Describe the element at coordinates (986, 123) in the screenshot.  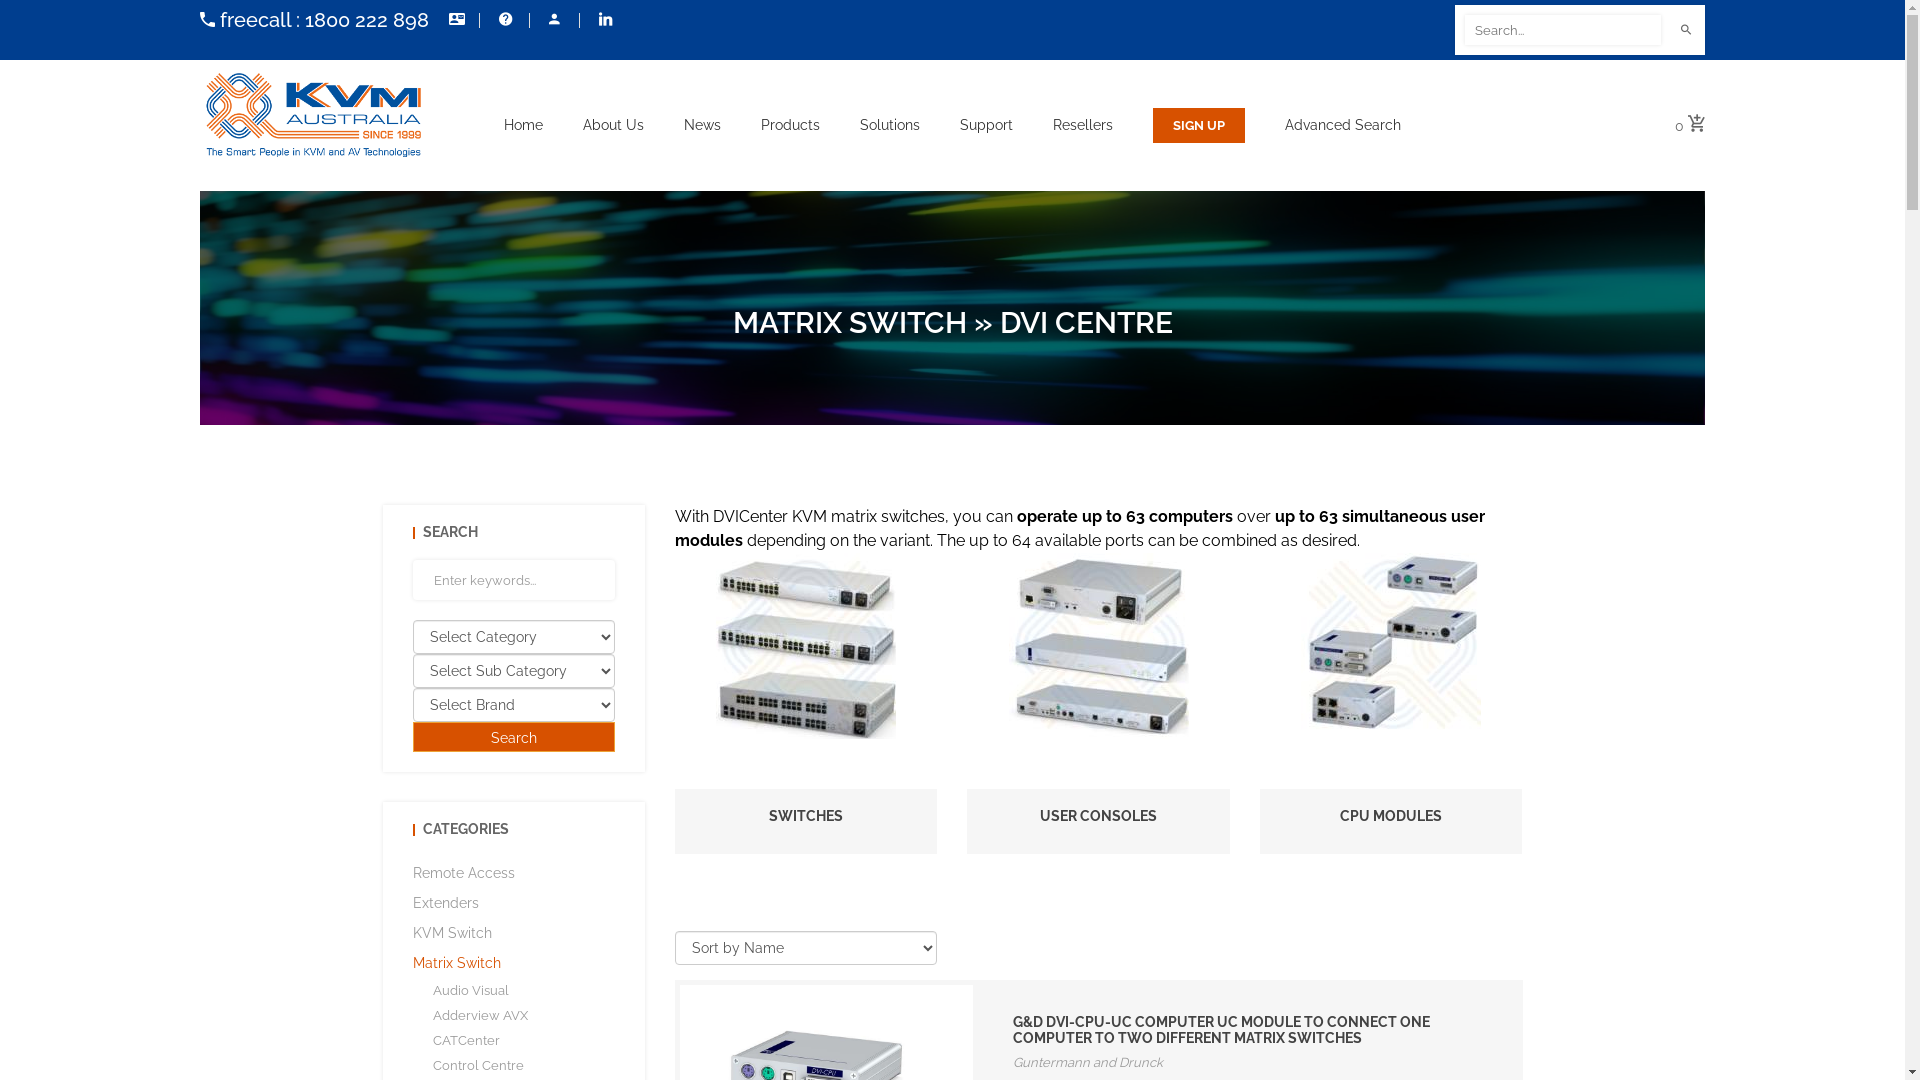
I see `'Support'` at that location.